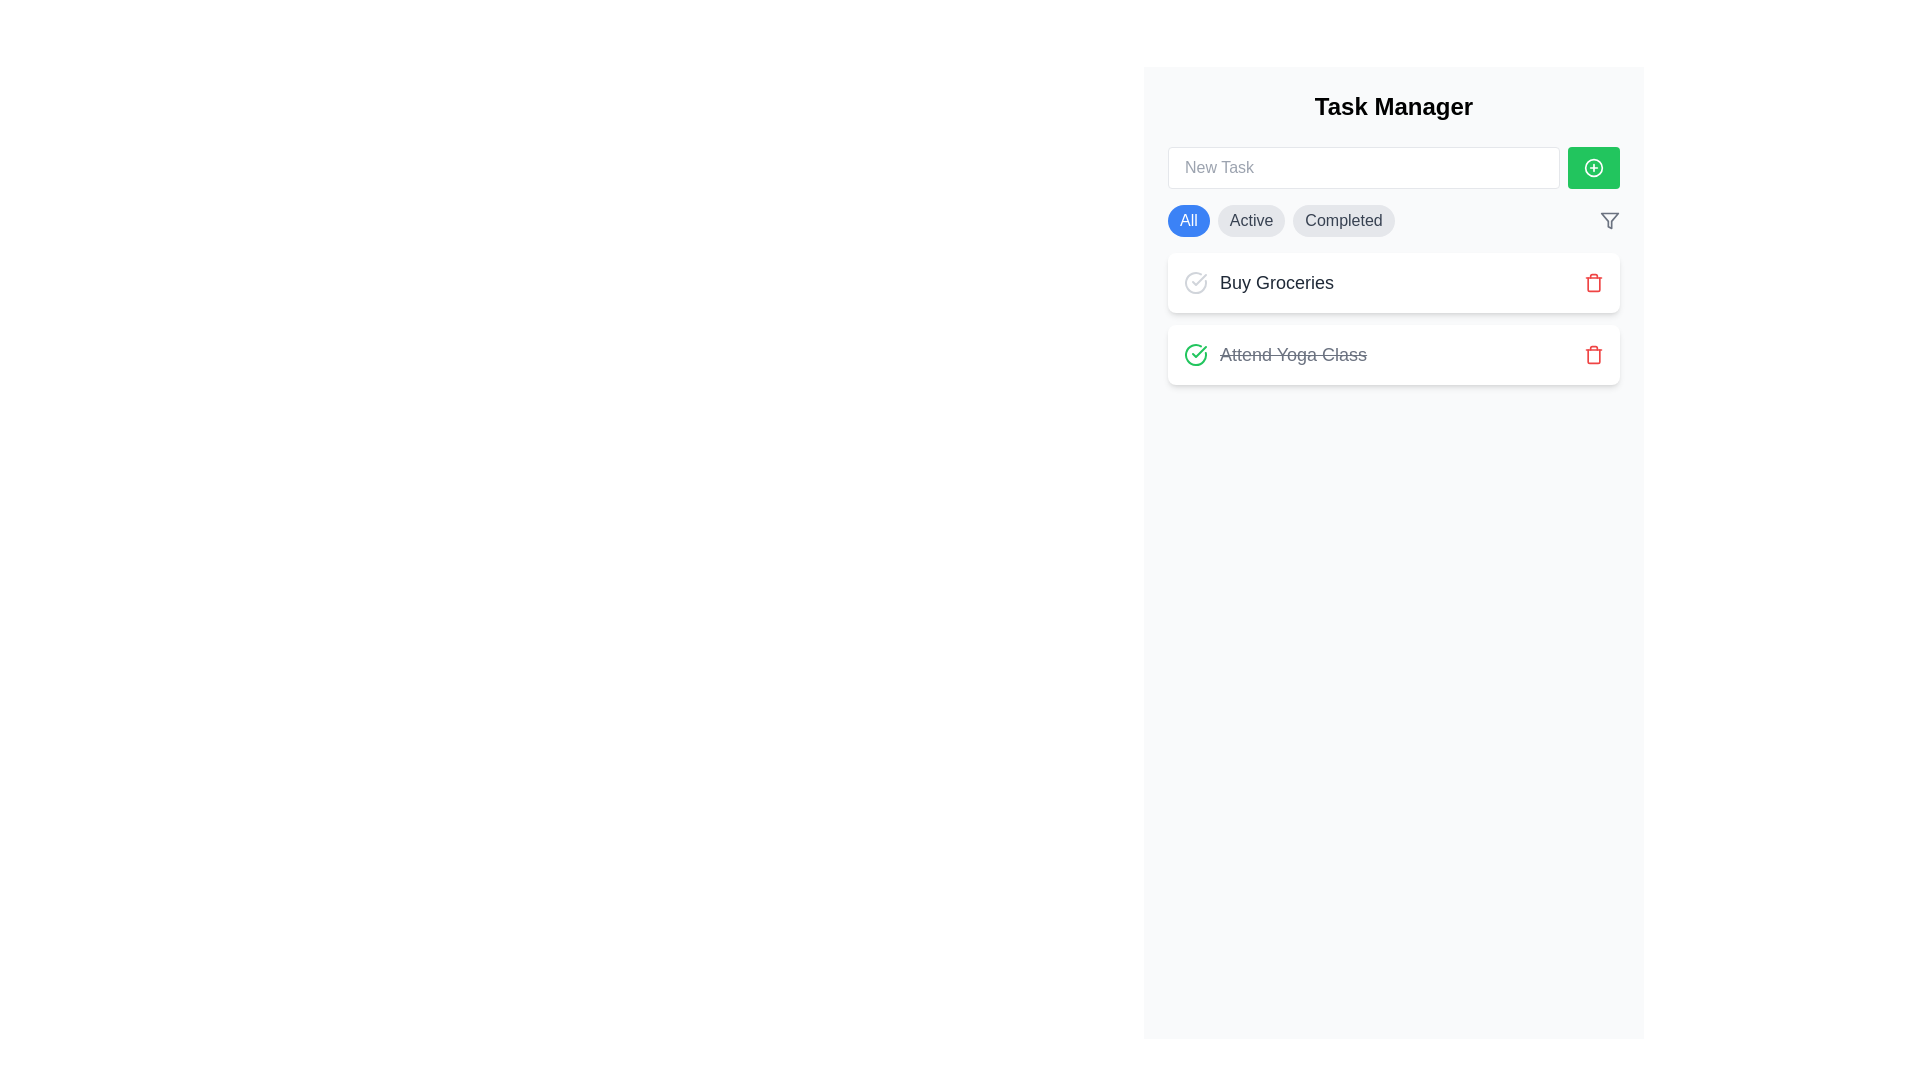 This screenshot has height=1080, width=1920. What do you see at coordinates (1281, 220) in the screenshot?
I see `the 'Completed' button in the group of selectable buttons functioning as filters` at bounding box center [1281, 220].